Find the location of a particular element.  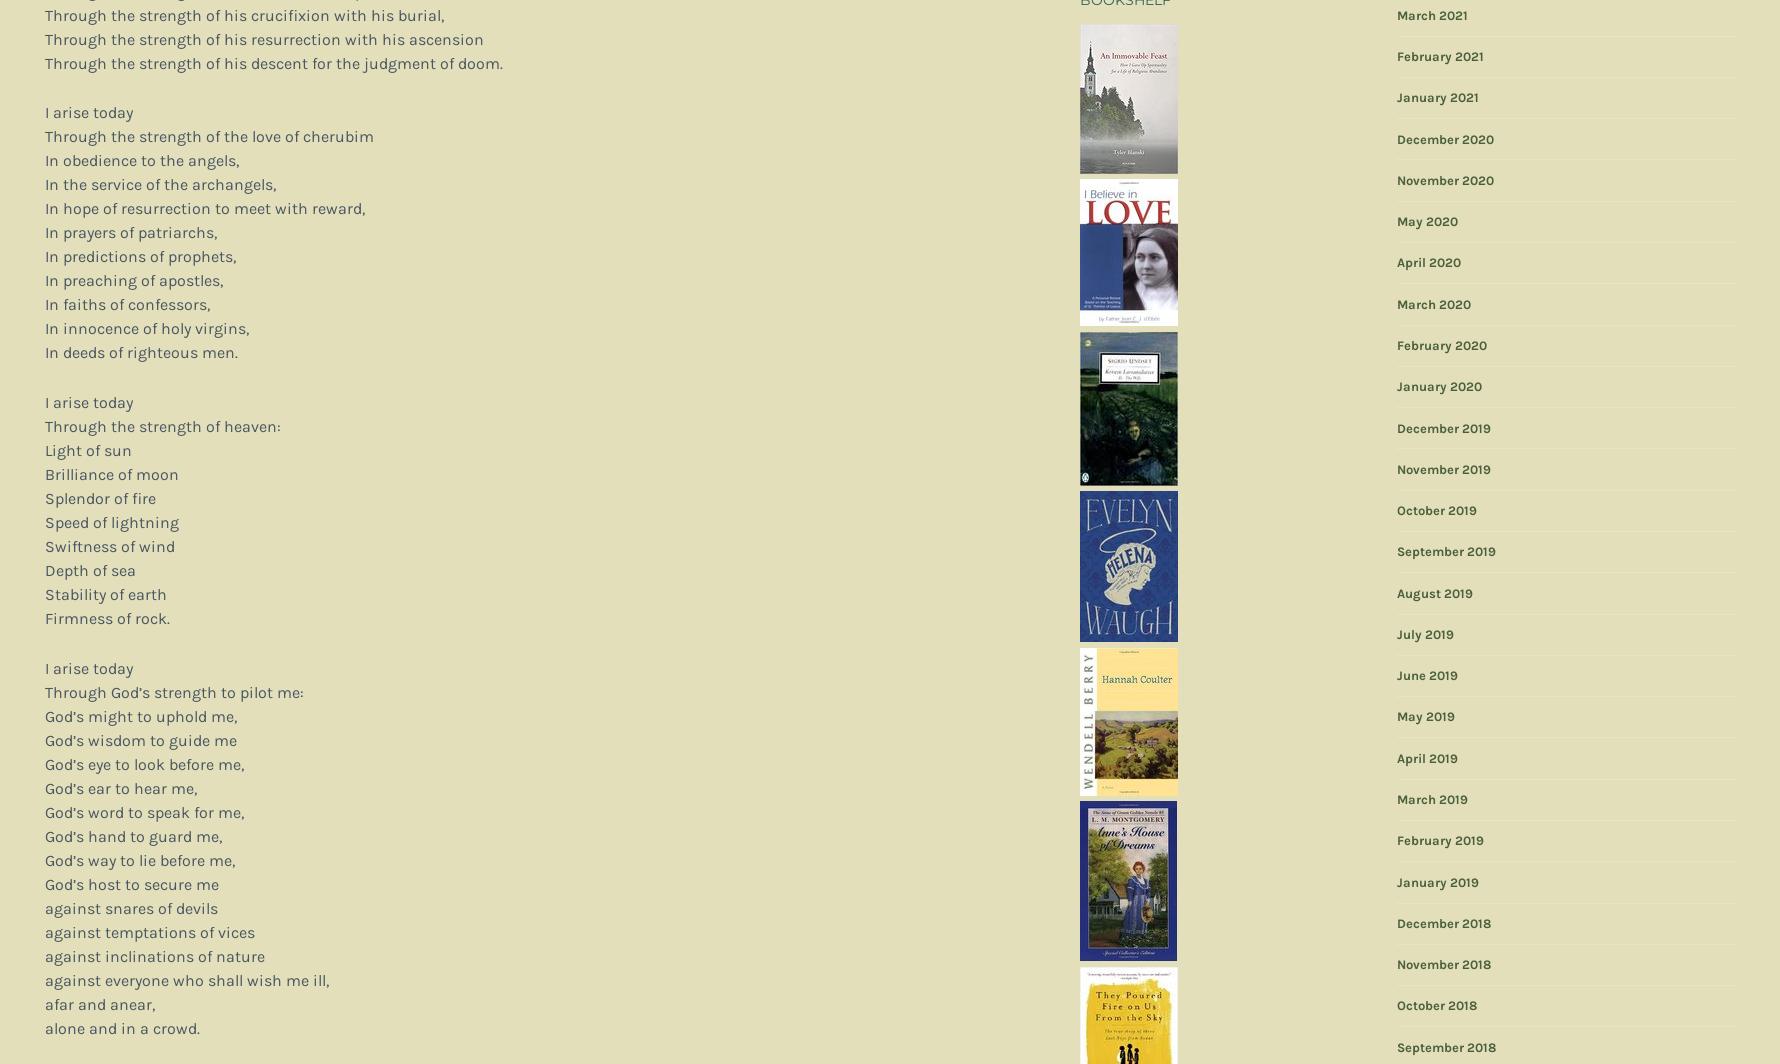

'June 2019' is located at coordinates (1396, 675).